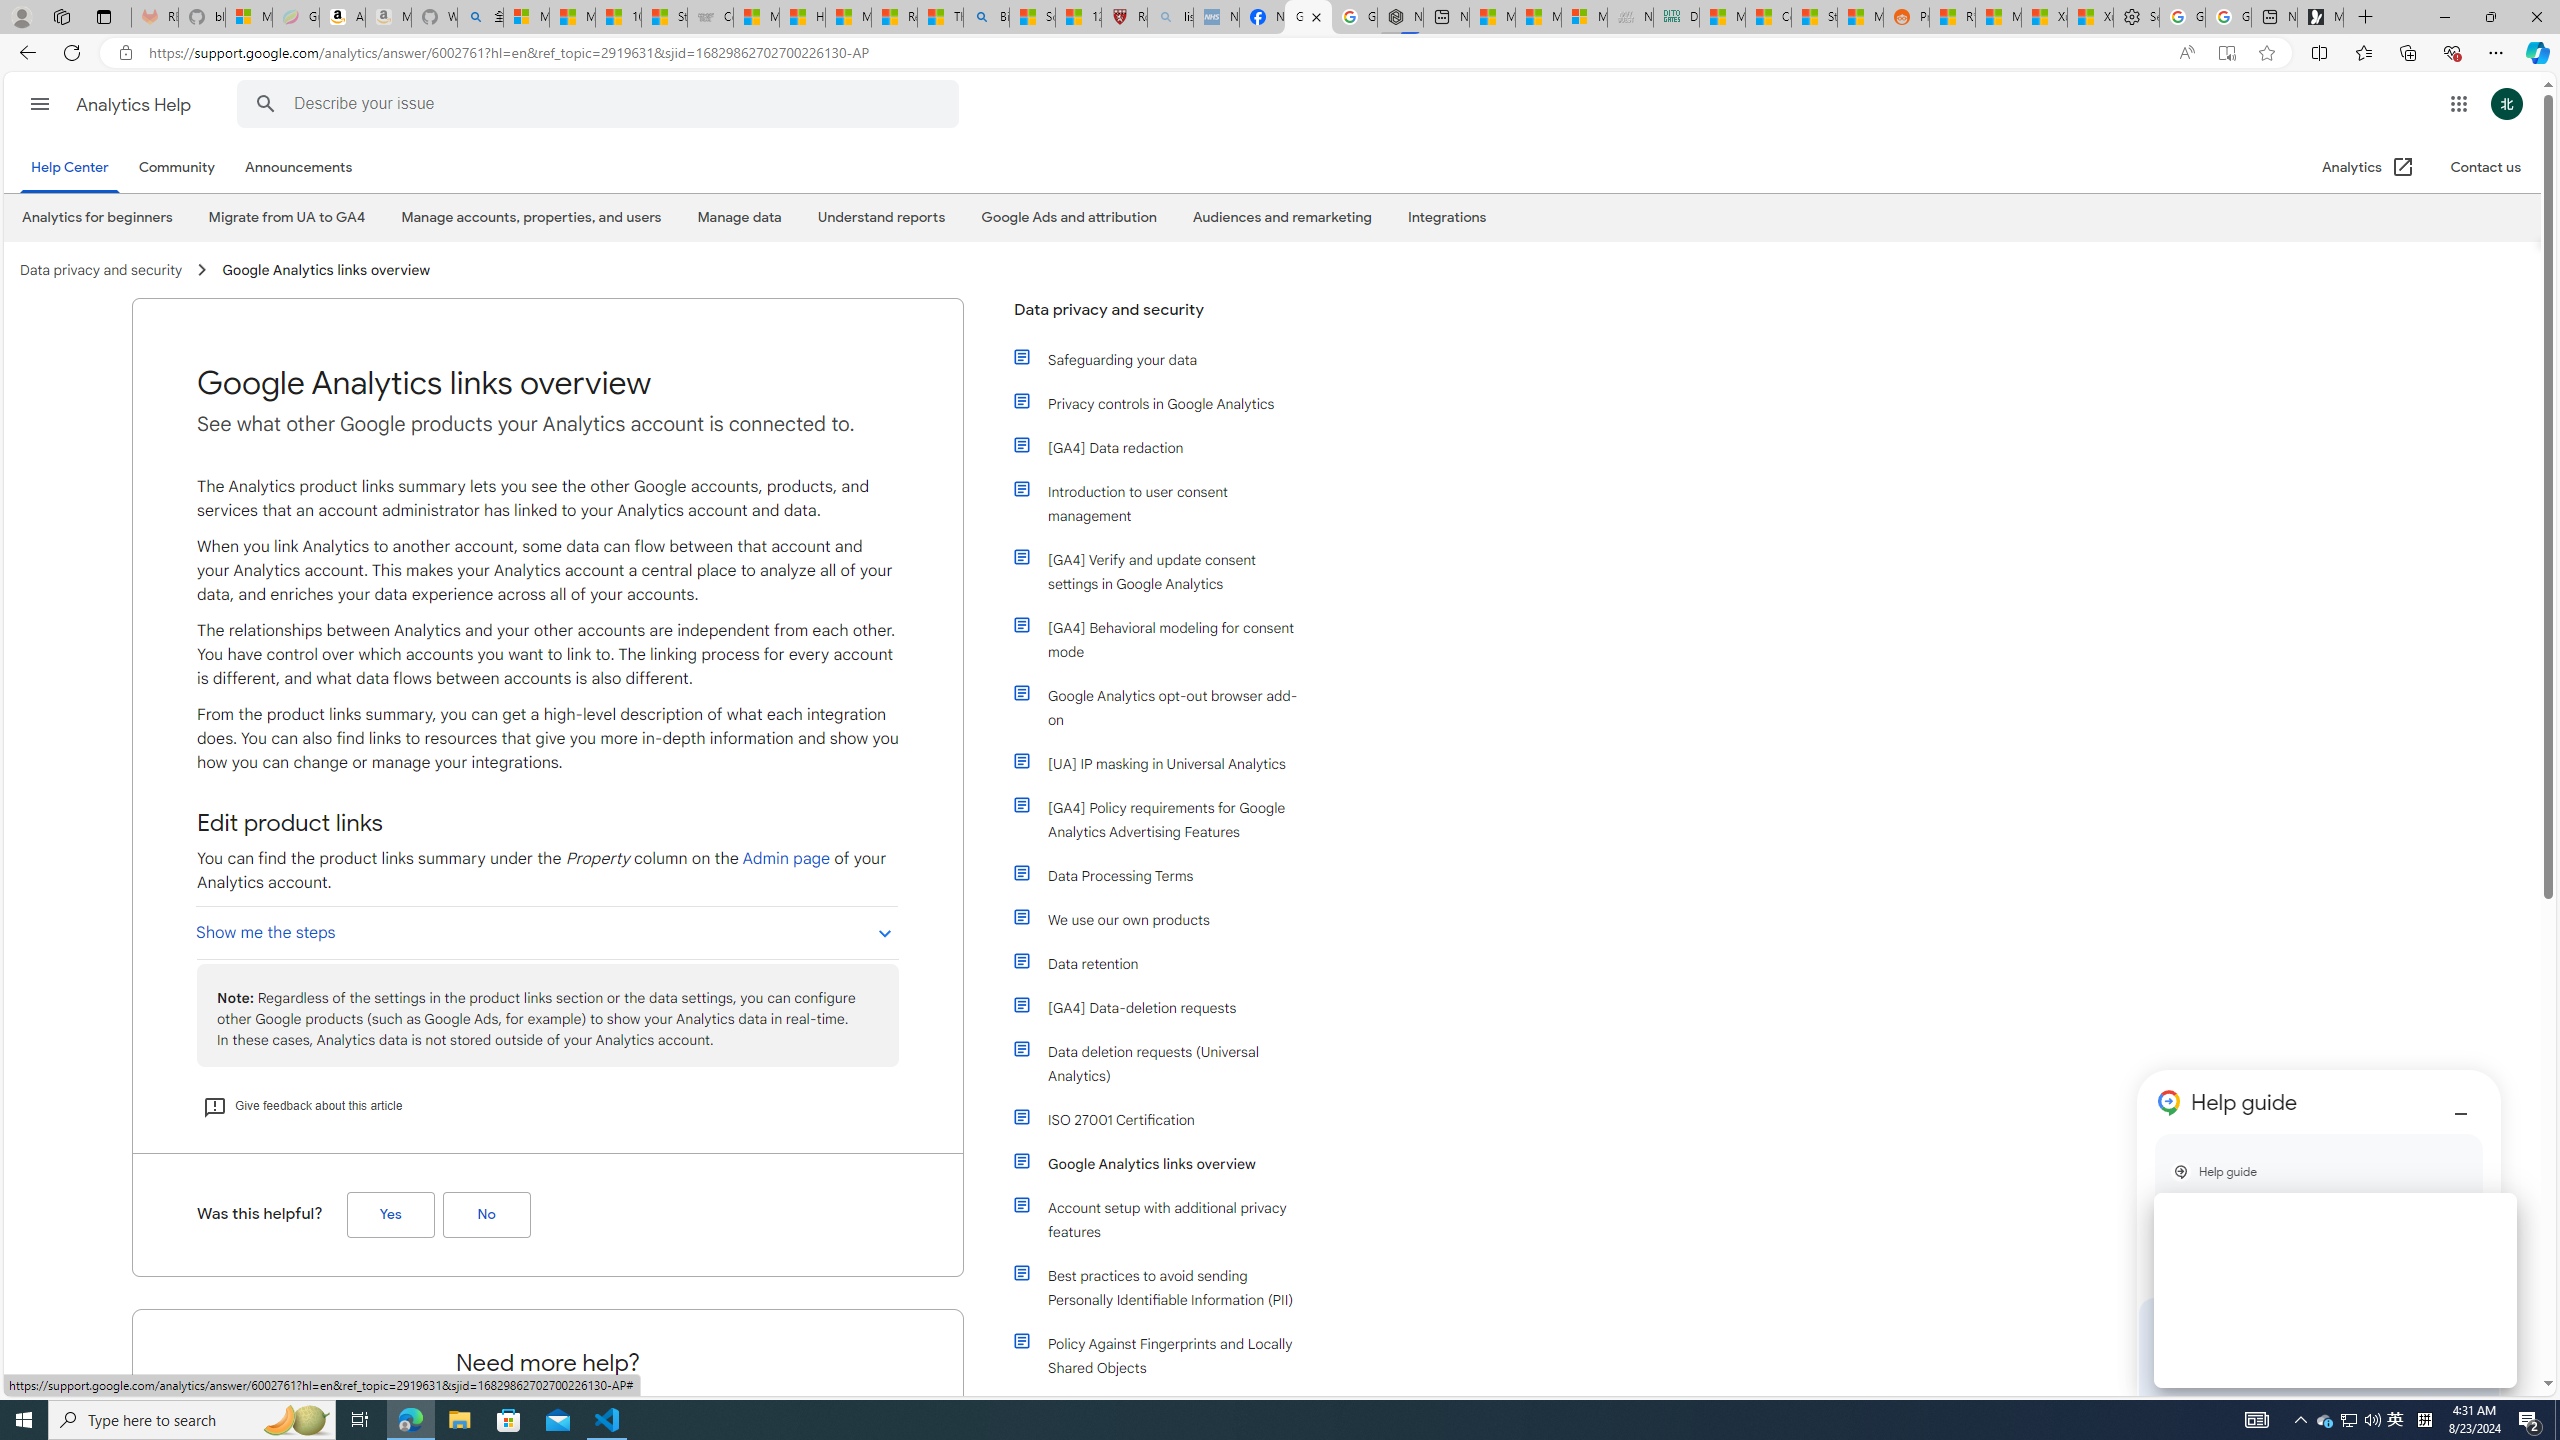 This screenshot has height=1440, width=2560. What do you see at coordinates (1068, 218) in the screenshot?
I see `'Google Ads and attribution'` at bounding box center [1068, 218].